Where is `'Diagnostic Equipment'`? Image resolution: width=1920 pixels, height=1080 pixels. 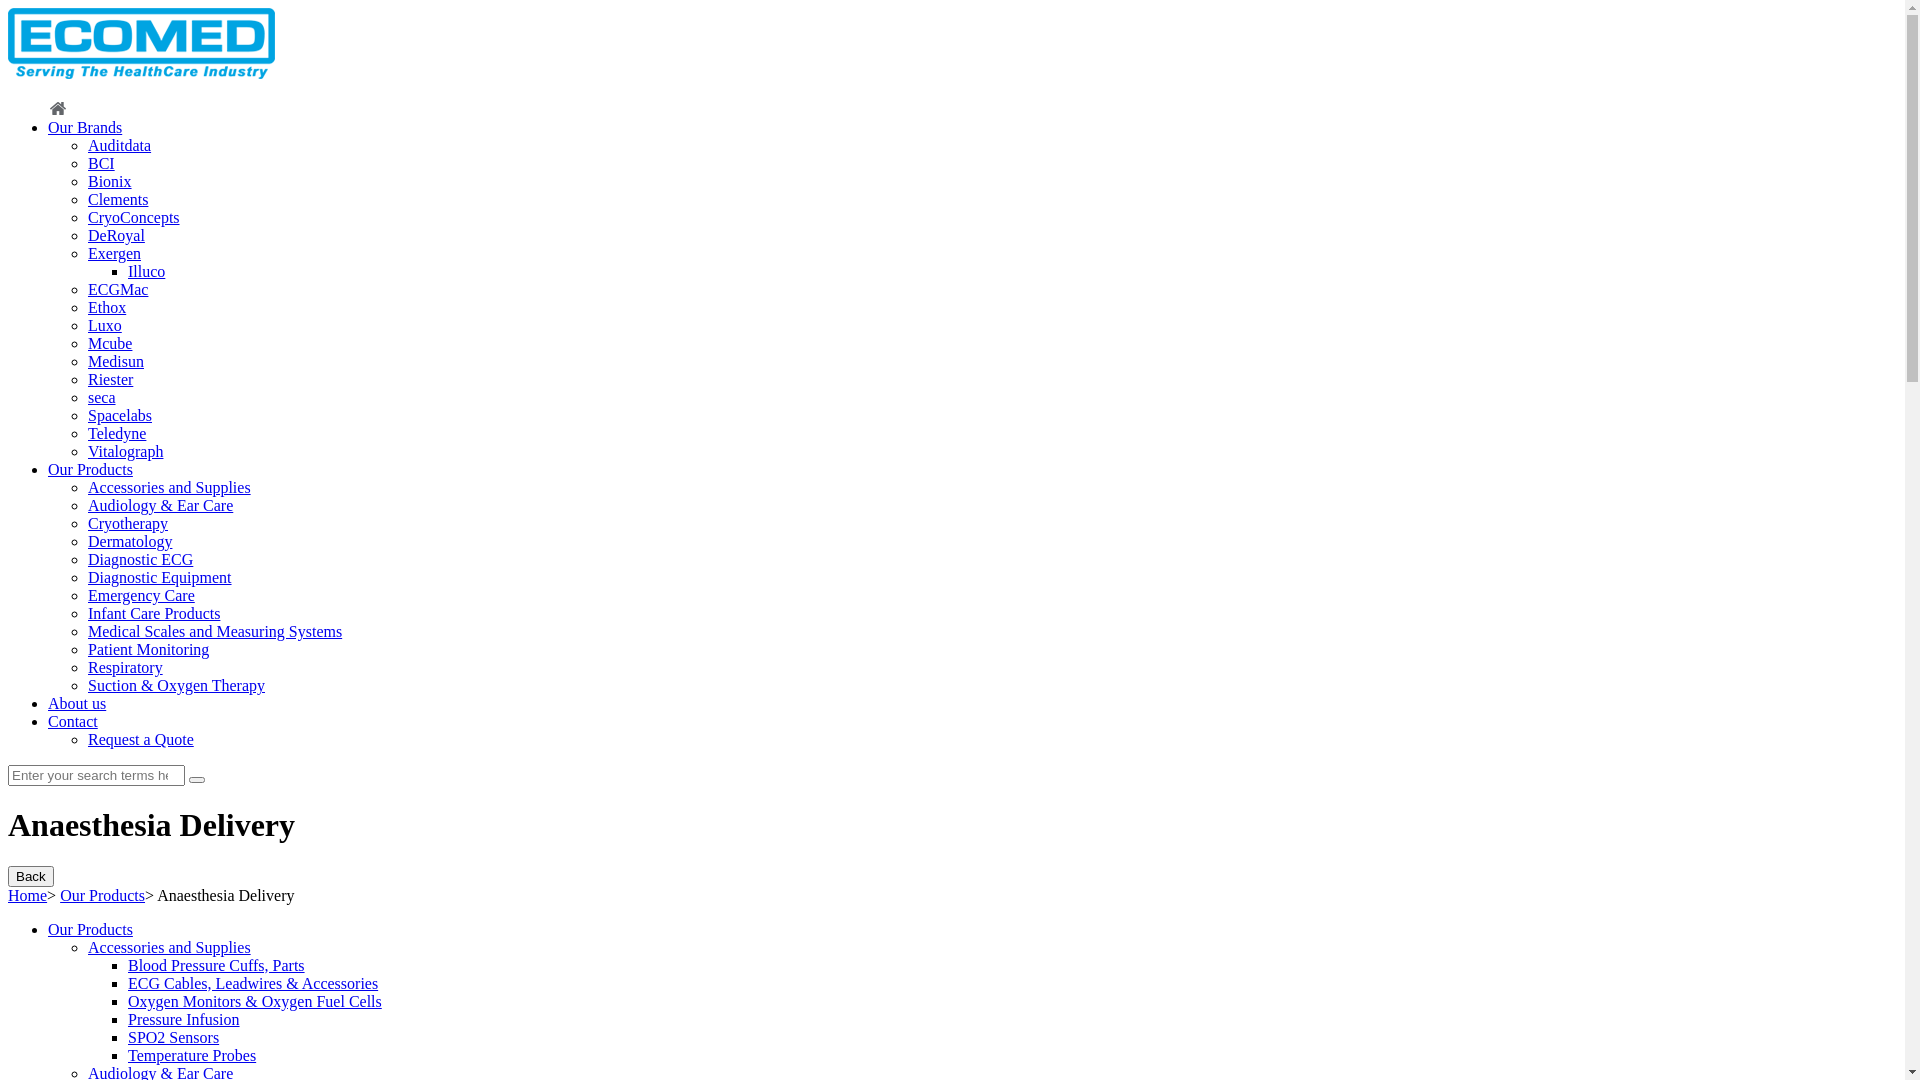 'Diagnostic Equipment' is located at coordinates (158, 577).